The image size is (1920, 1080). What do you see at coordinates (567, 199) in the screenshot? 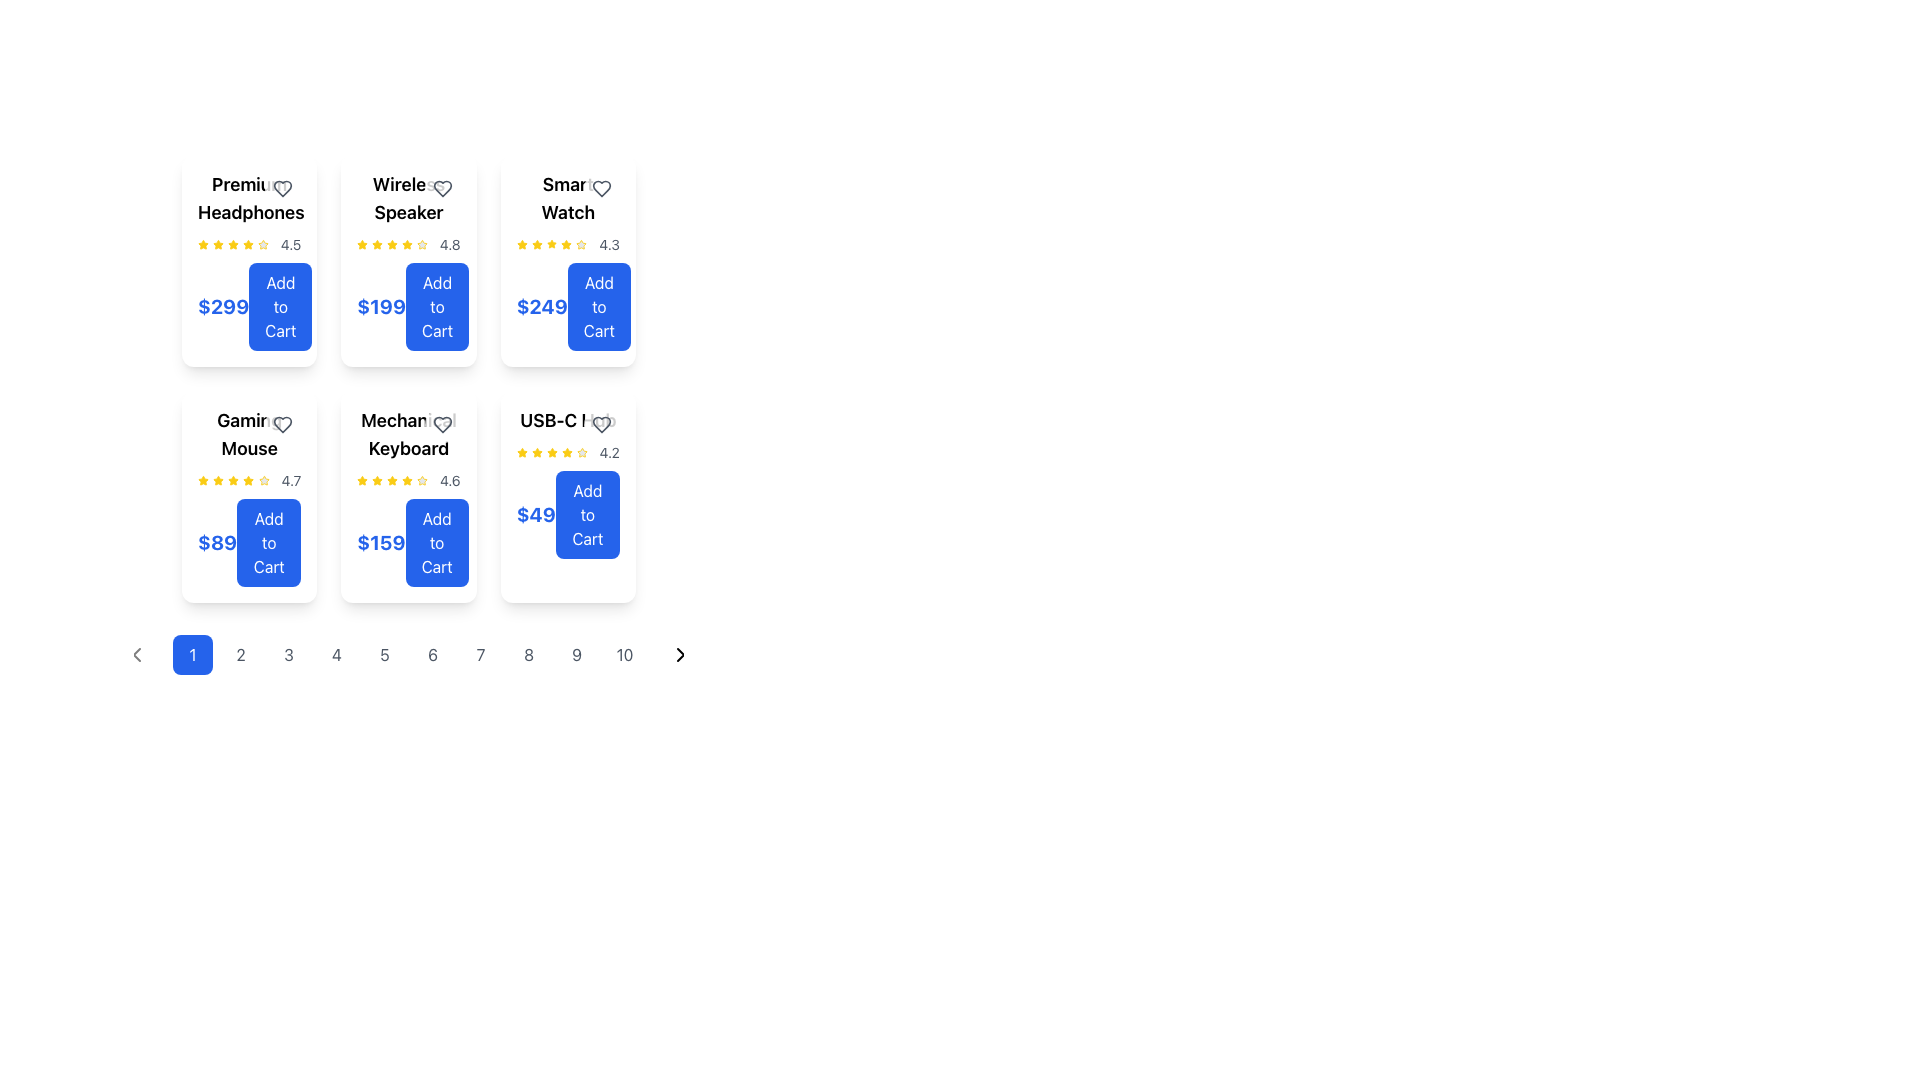
I see `the text label displaying the product name 'Smart Watch', located at the top-center of the product card` at bounding box center [567, 199].